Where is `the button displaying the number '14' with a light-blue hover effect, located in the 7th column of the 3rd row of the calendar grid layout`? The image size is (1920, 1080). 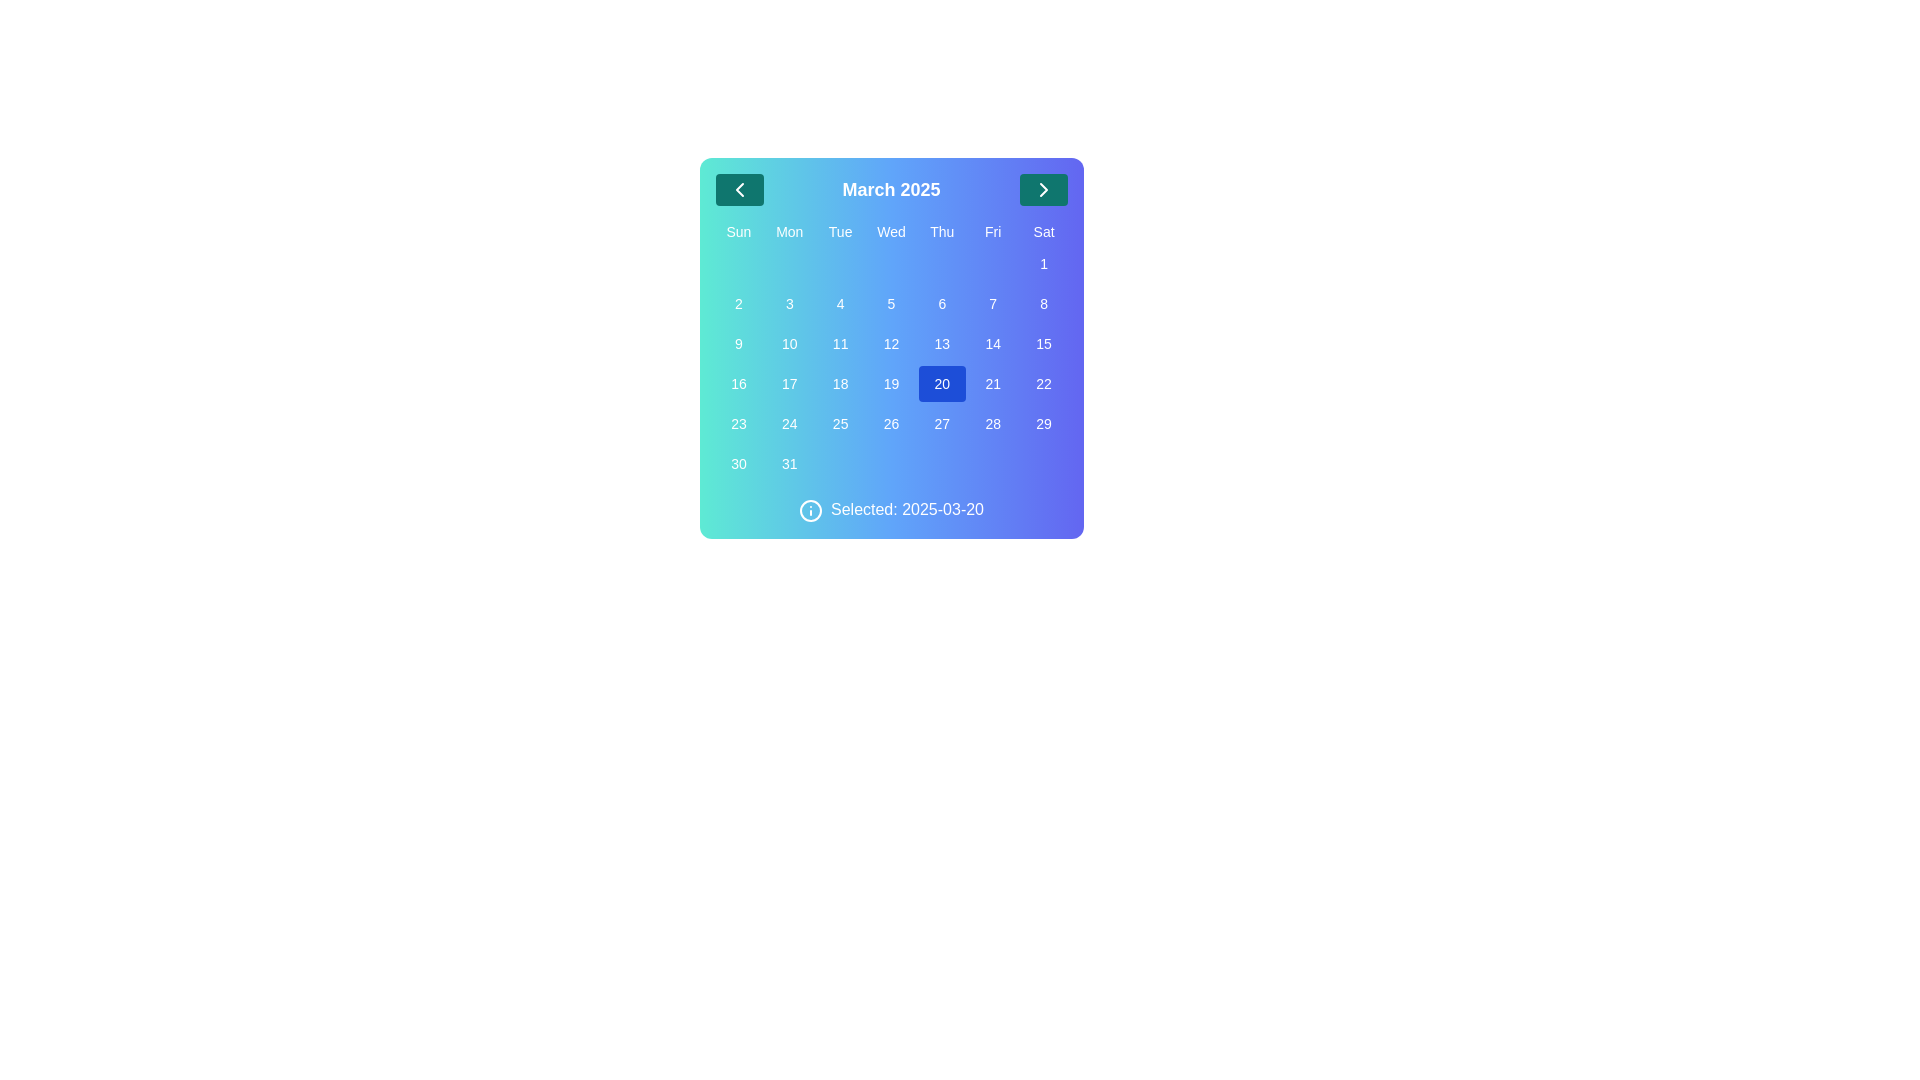
the button displaying the number '14' with a light-blue hover effect, located in the 7th column of the 3rd row of the calendar grid layout is located at coordinates (993, 342).